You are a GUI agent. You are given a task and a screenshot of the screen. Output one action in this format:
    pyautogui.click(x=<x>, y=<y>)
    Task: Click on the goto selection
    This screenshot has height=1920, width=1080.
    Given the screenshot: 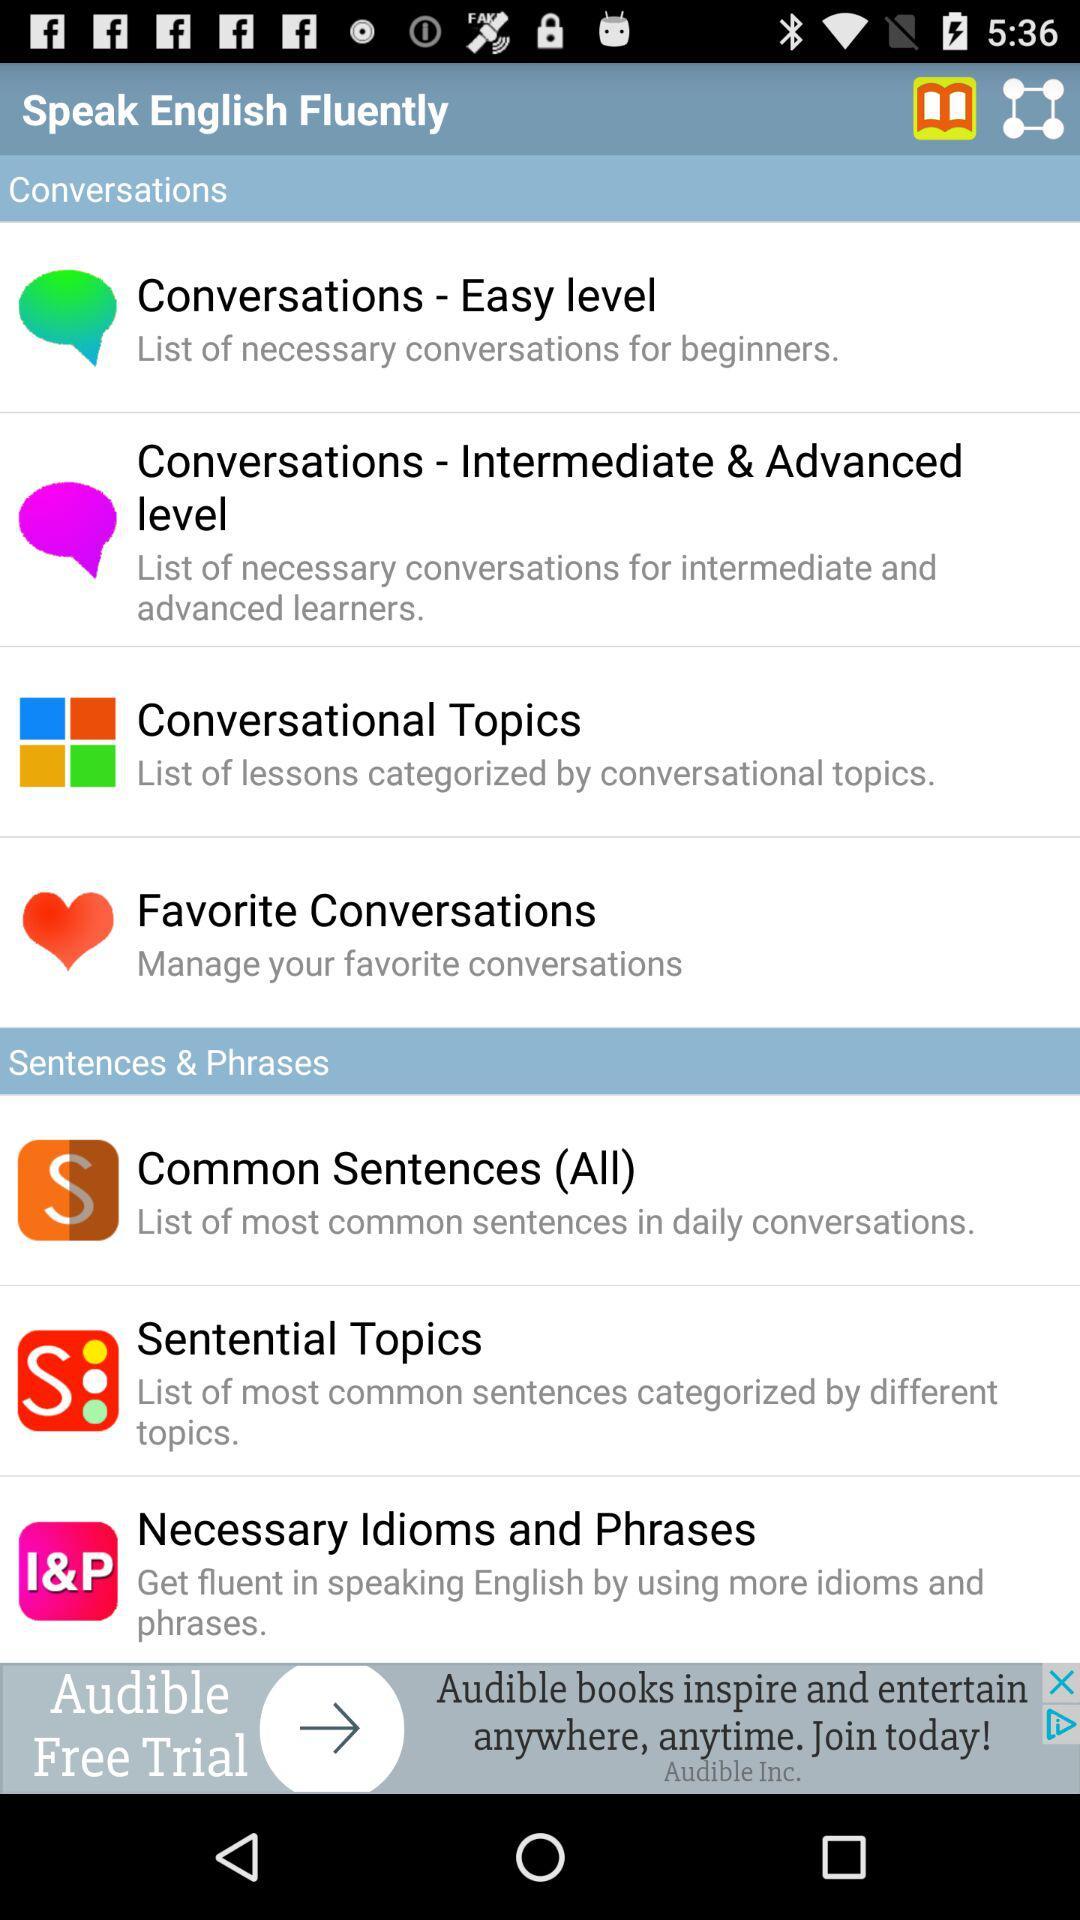 What is the action you would take?
    pyautogui.click(x=945, y=107)
    